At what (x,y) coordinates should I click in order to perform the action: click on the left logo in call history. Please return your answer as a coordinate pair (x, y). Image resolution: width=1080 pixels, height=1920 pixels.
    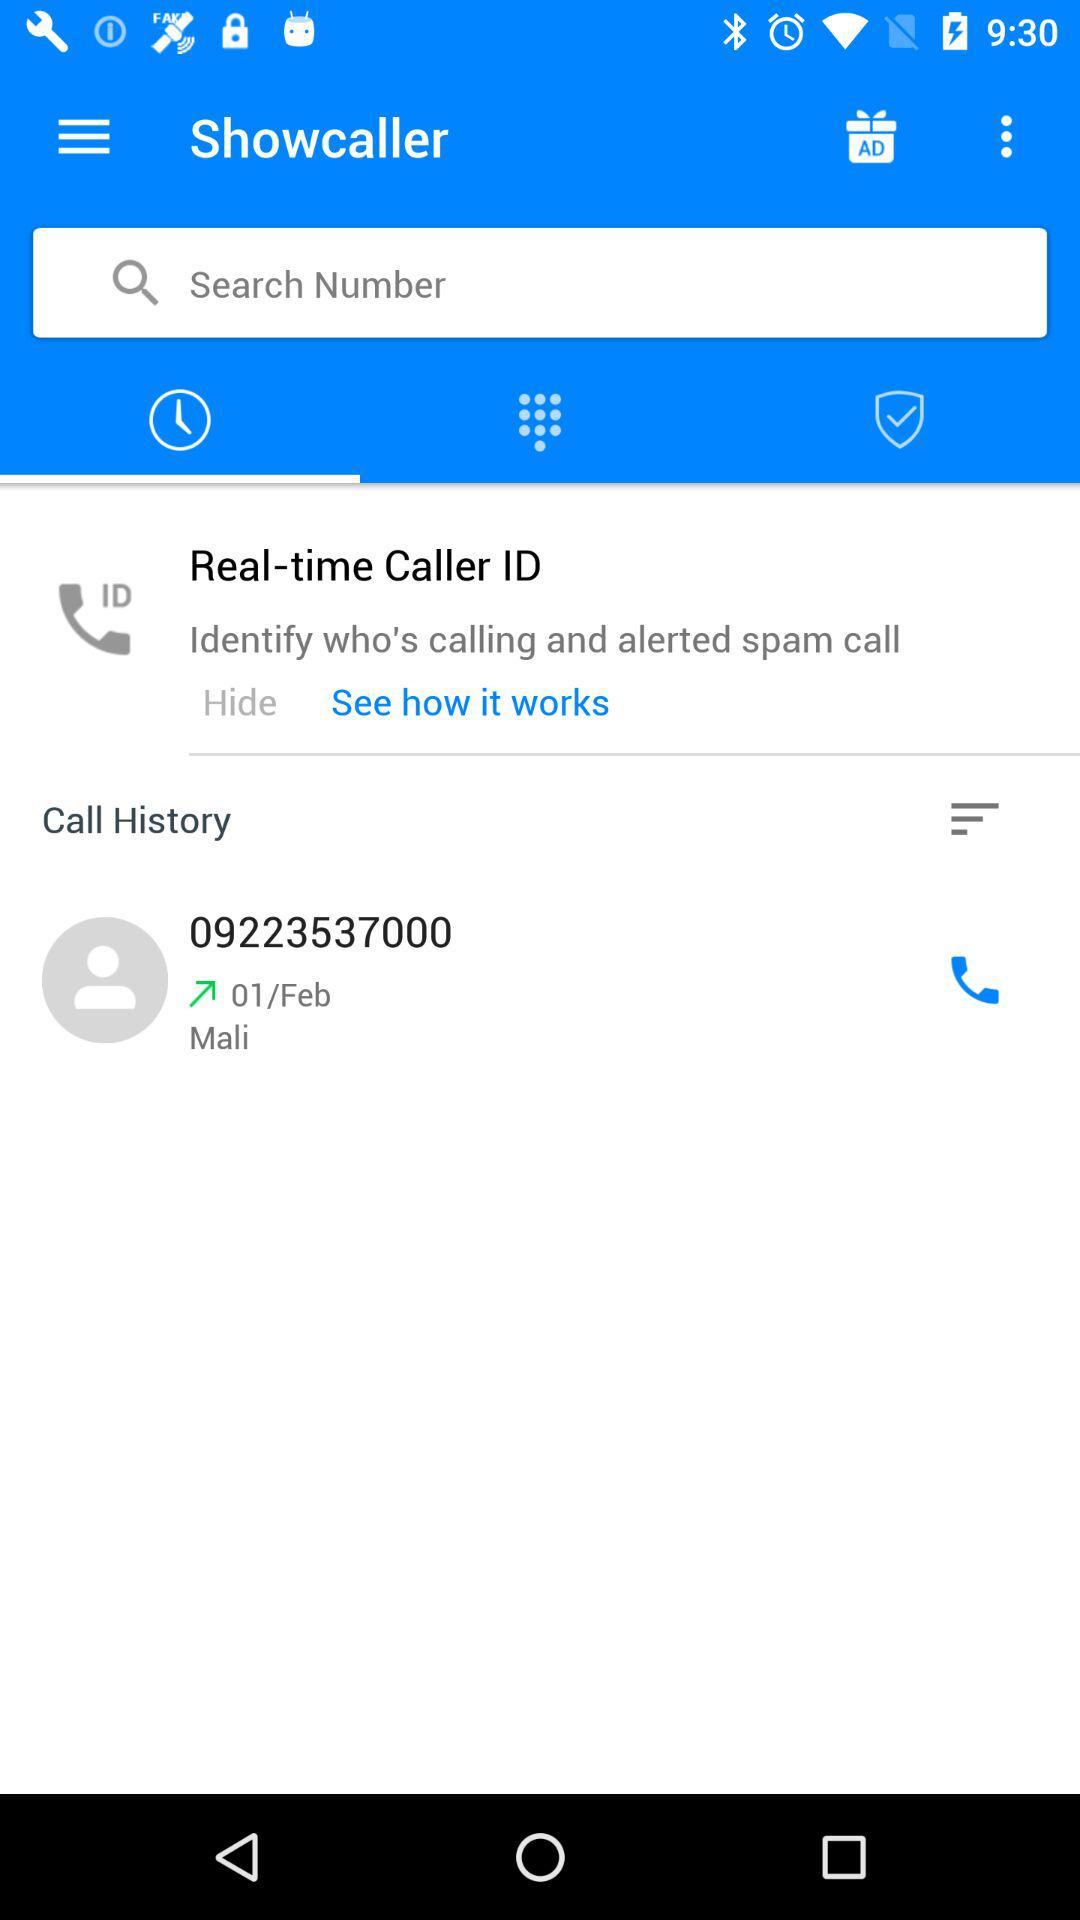
    Looking at the image, I should click on (104, 979).